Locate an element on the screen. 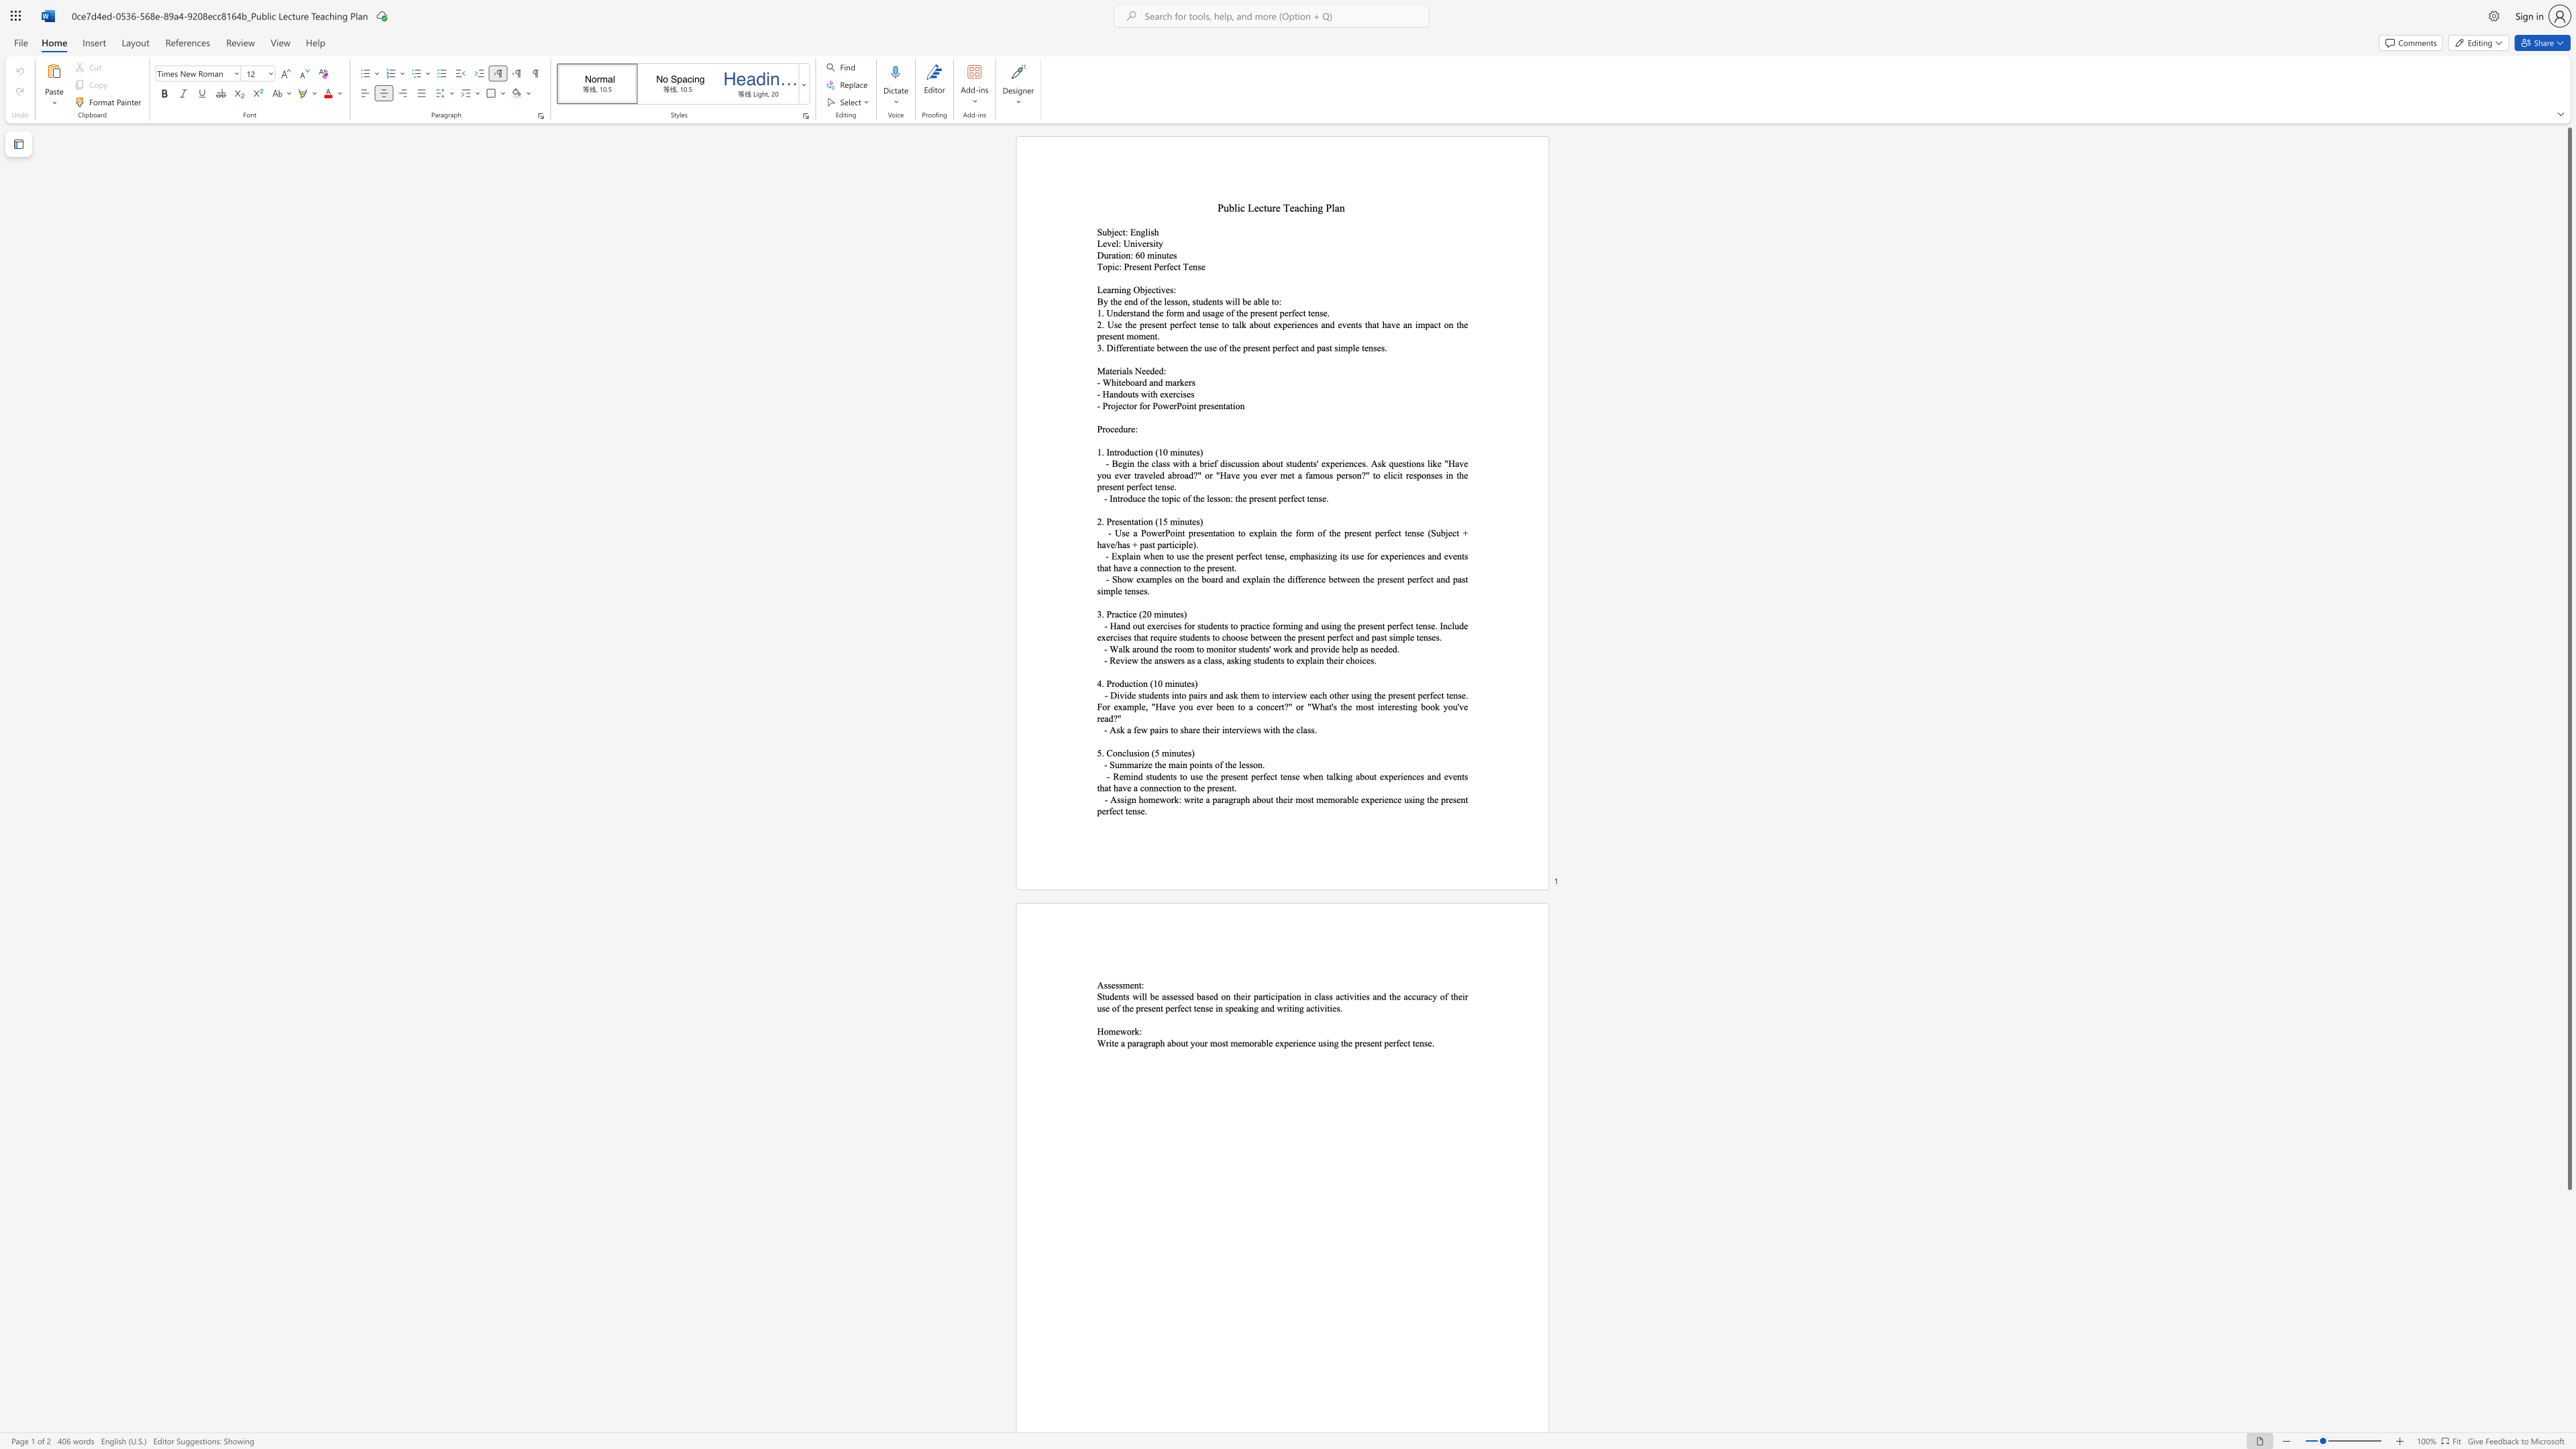  the scrollbar to scroll the page down is located at coordinates (2568, 1428).